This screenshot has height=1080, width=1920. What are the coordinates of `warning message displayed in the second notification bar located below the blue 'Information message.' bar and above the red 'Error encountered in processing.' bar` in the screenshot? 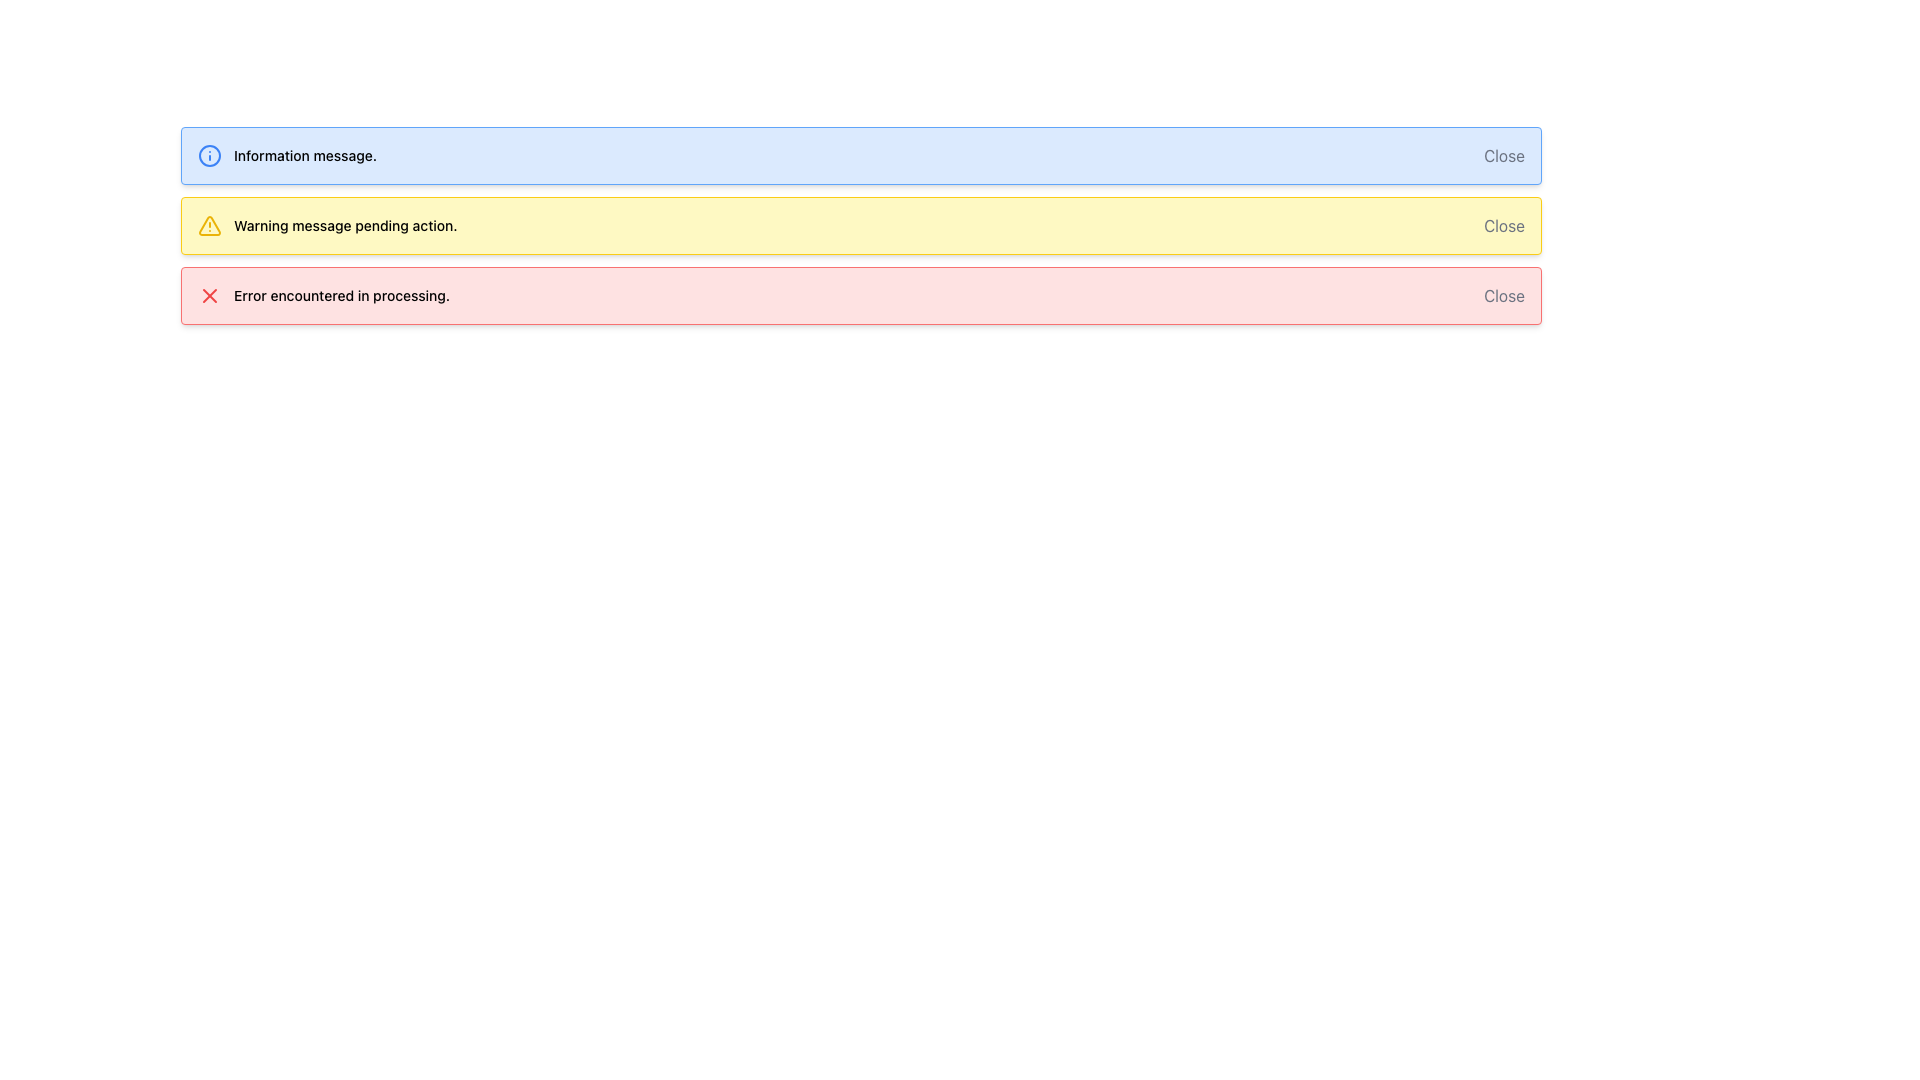 It's located at (861, 225).